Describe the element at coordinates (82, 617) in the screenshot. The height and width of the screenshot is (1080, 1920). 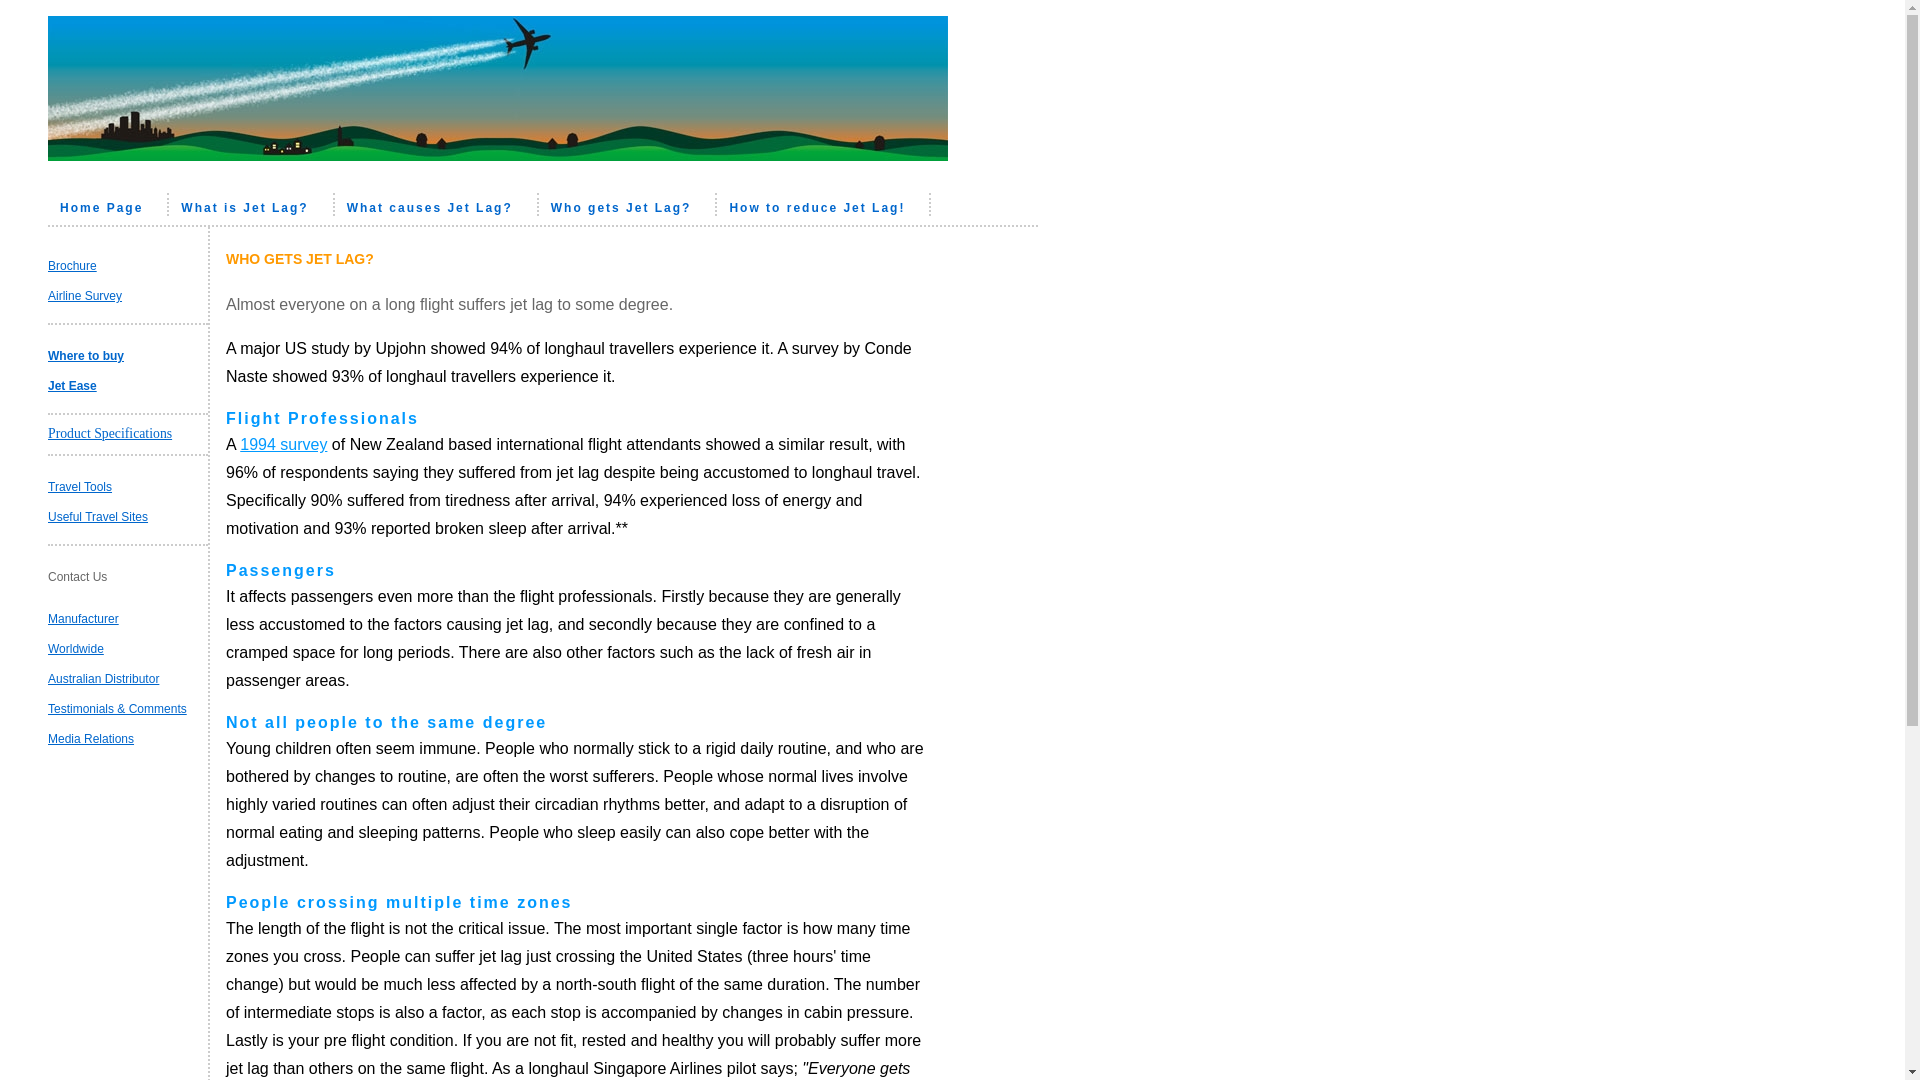
I see `'Manufacturer'` at that location.